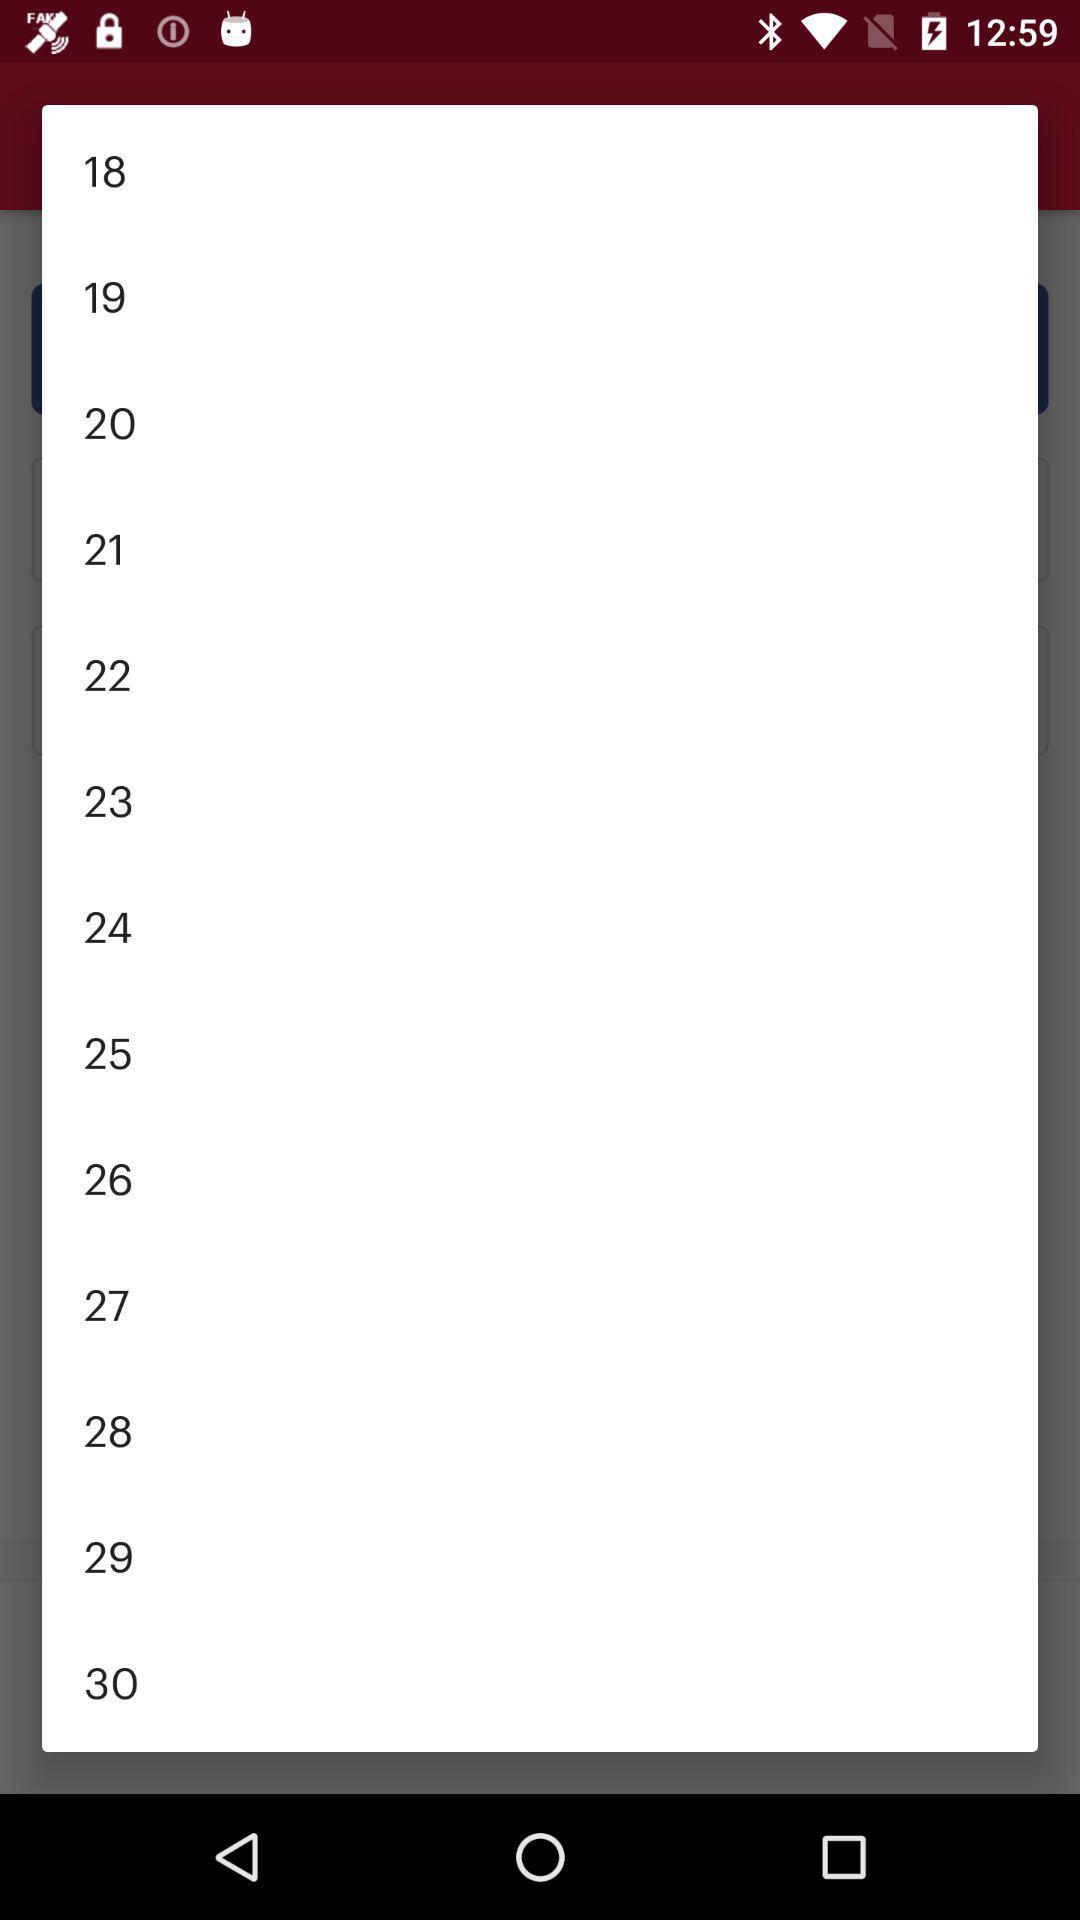 This screenshot has height=1920, width=1080. What do you see at coordinates (540, 1680) in the screenshot?
I see `30 item` at bounding box center [540, 1680].